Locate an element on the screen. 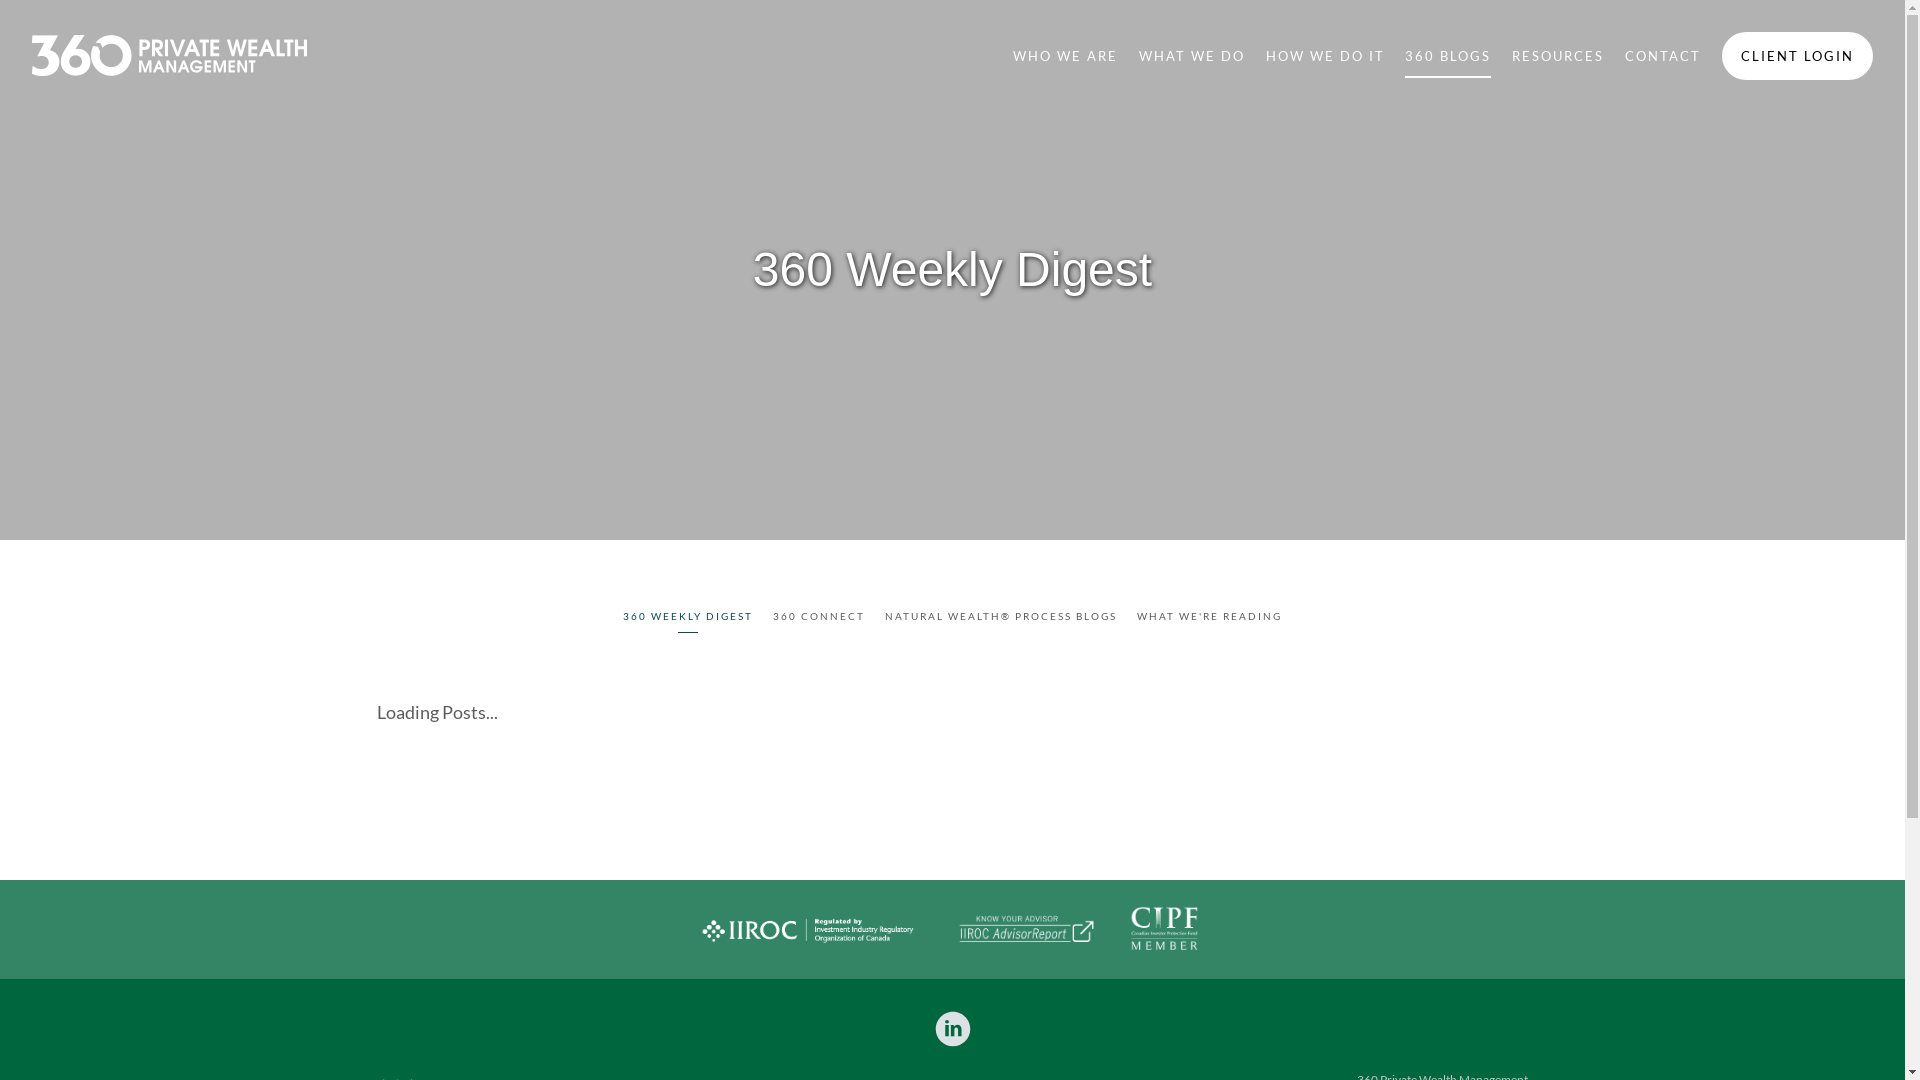 This screenshot has height=1080, width=1920. '     ' is located at coordinates (952, 1029).